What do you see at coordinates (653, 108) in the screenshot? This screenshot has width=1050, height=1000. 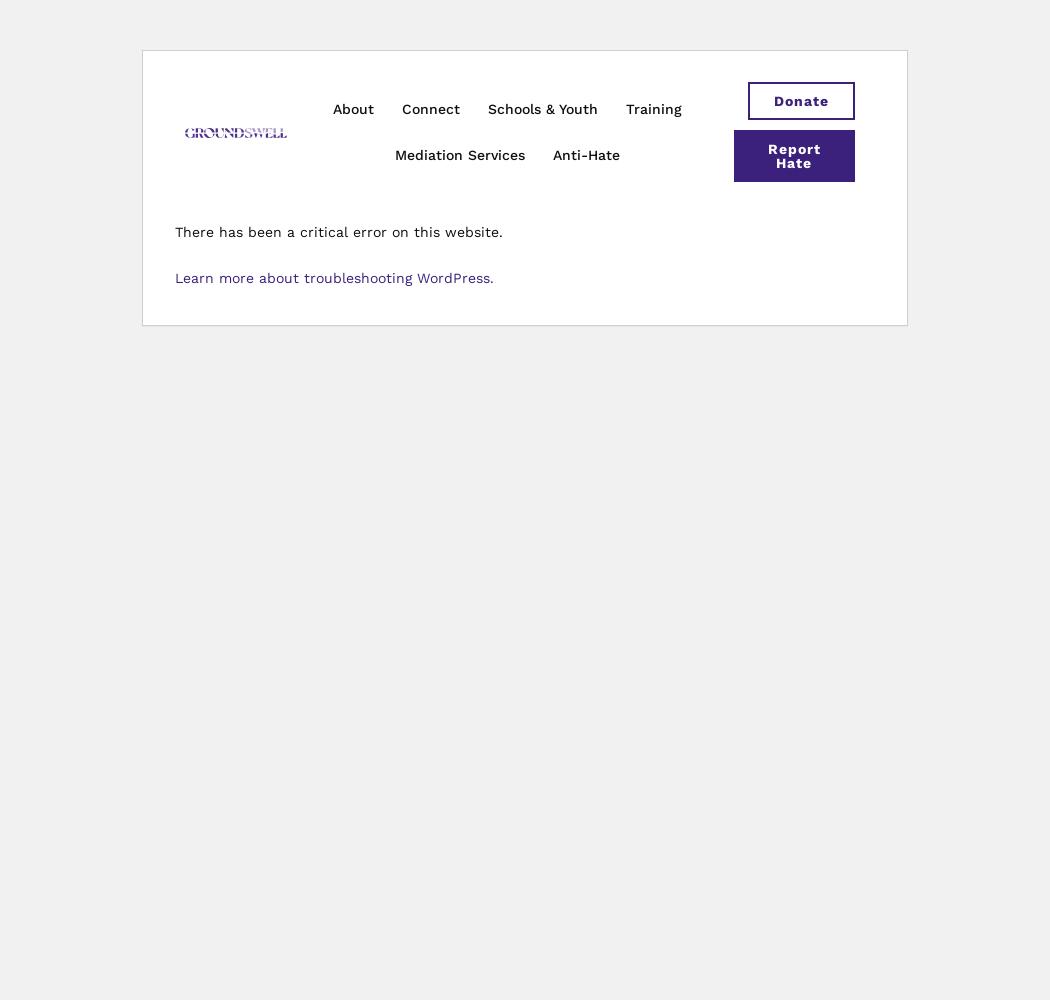 I see `'Training'` at bounding box center [653, 108].